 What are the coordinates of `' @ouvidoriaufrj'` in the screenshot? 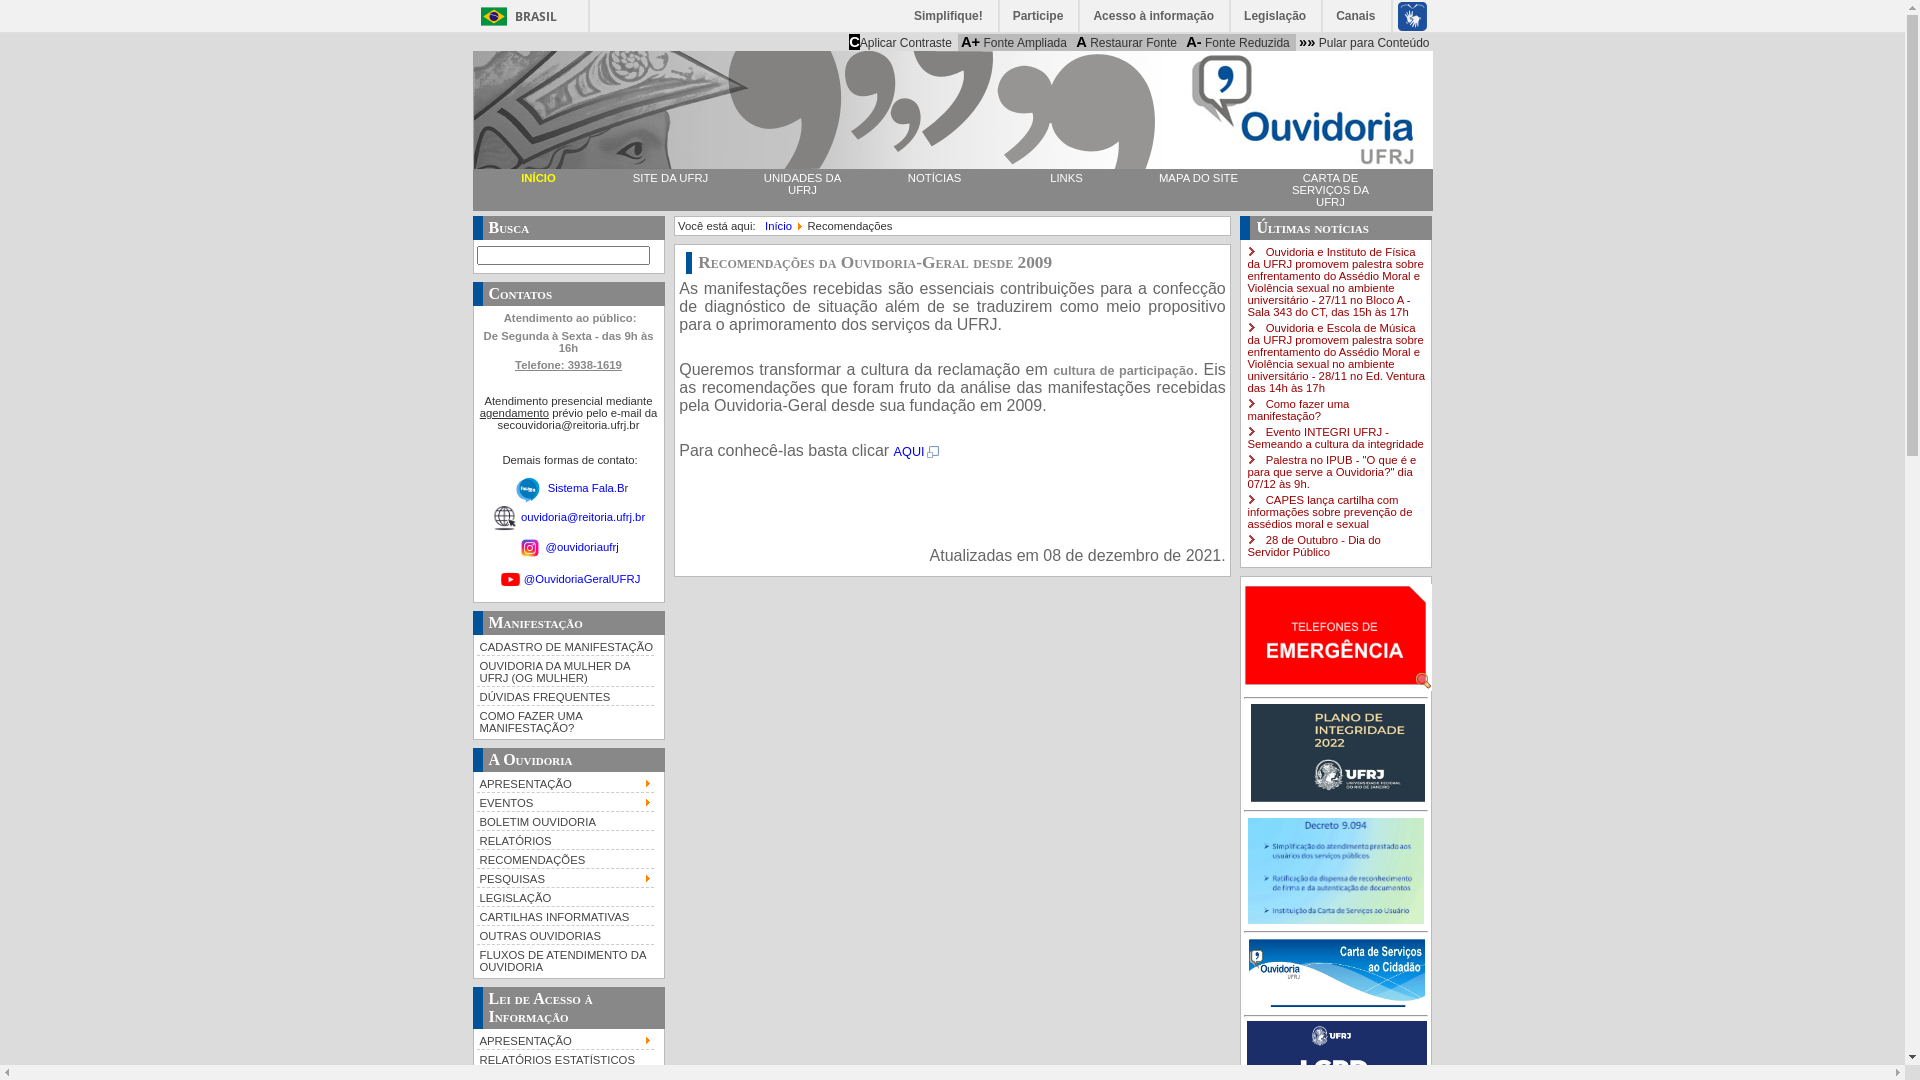 It's located at (518, 547).